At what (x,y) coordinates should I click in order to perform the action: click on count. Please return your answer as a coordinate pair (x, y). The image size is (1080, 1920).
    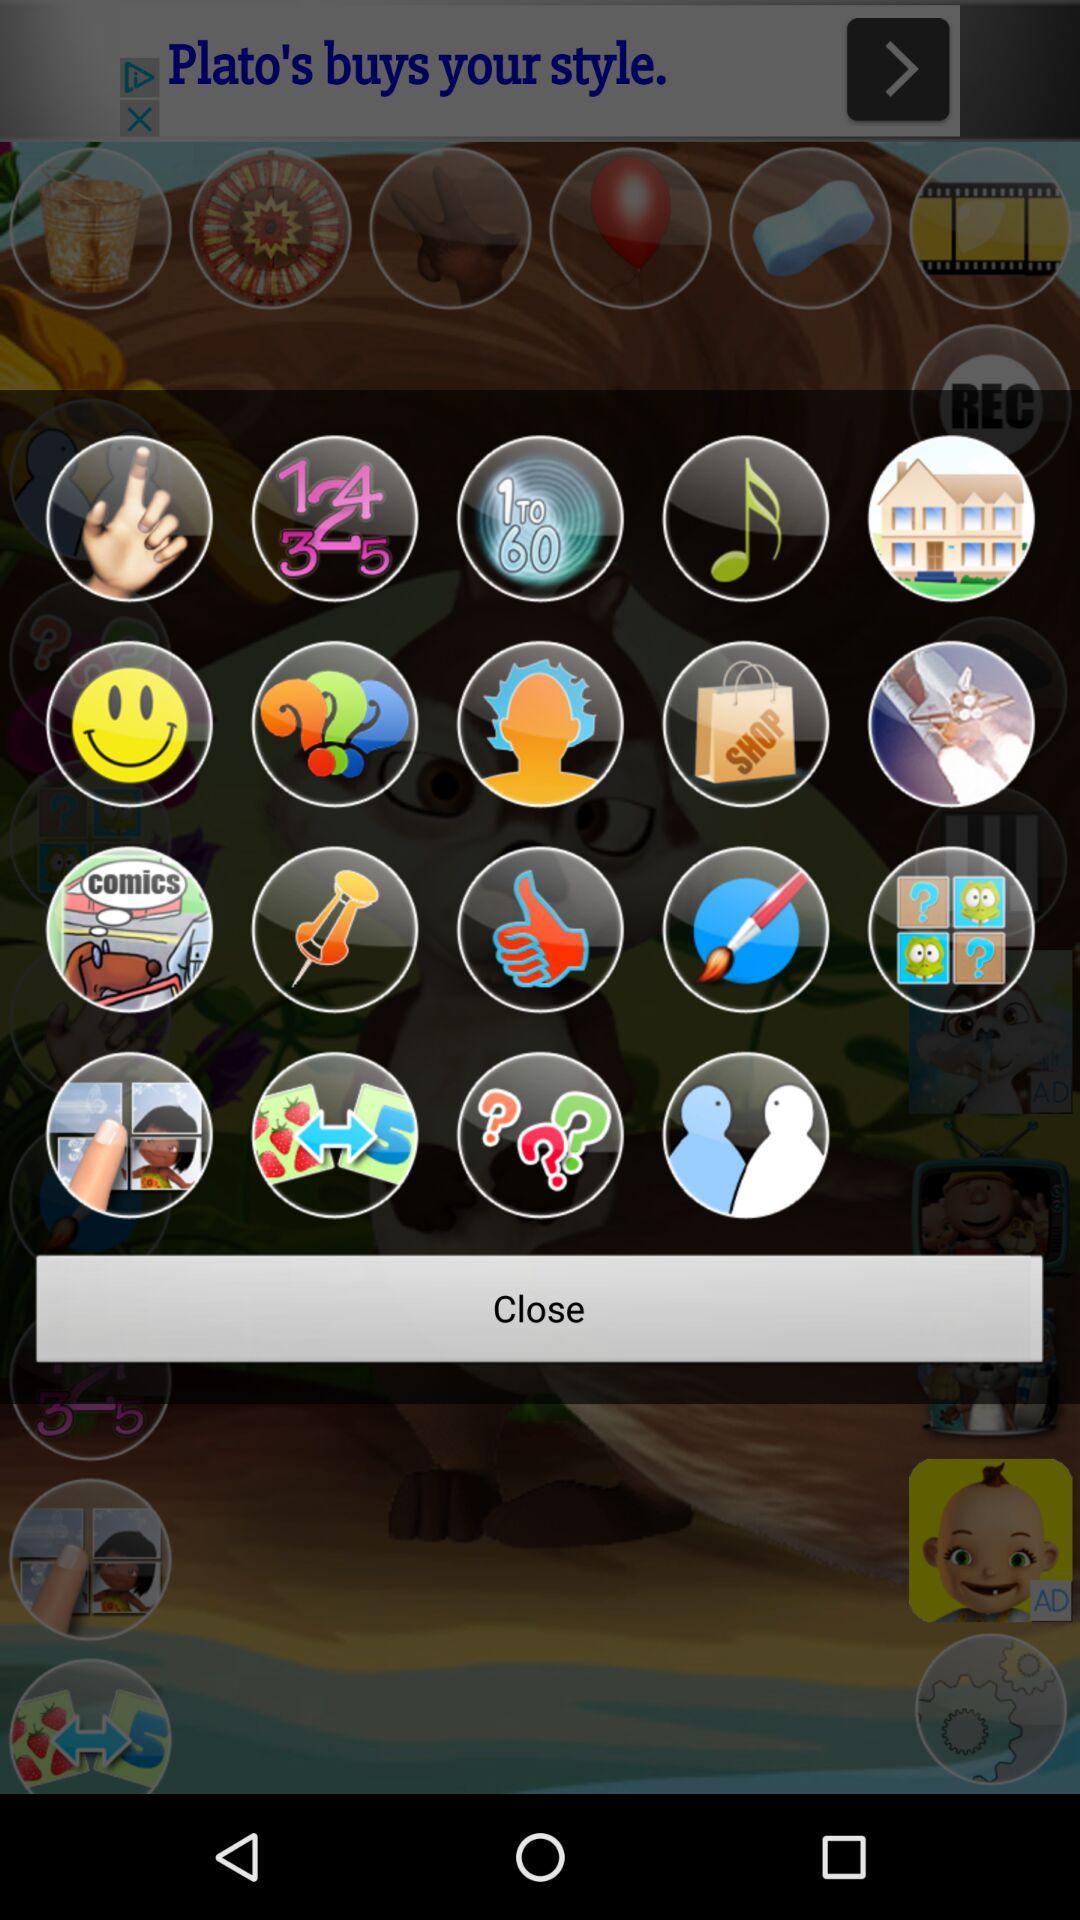
    Looking at the image, I should click on (540, 518).